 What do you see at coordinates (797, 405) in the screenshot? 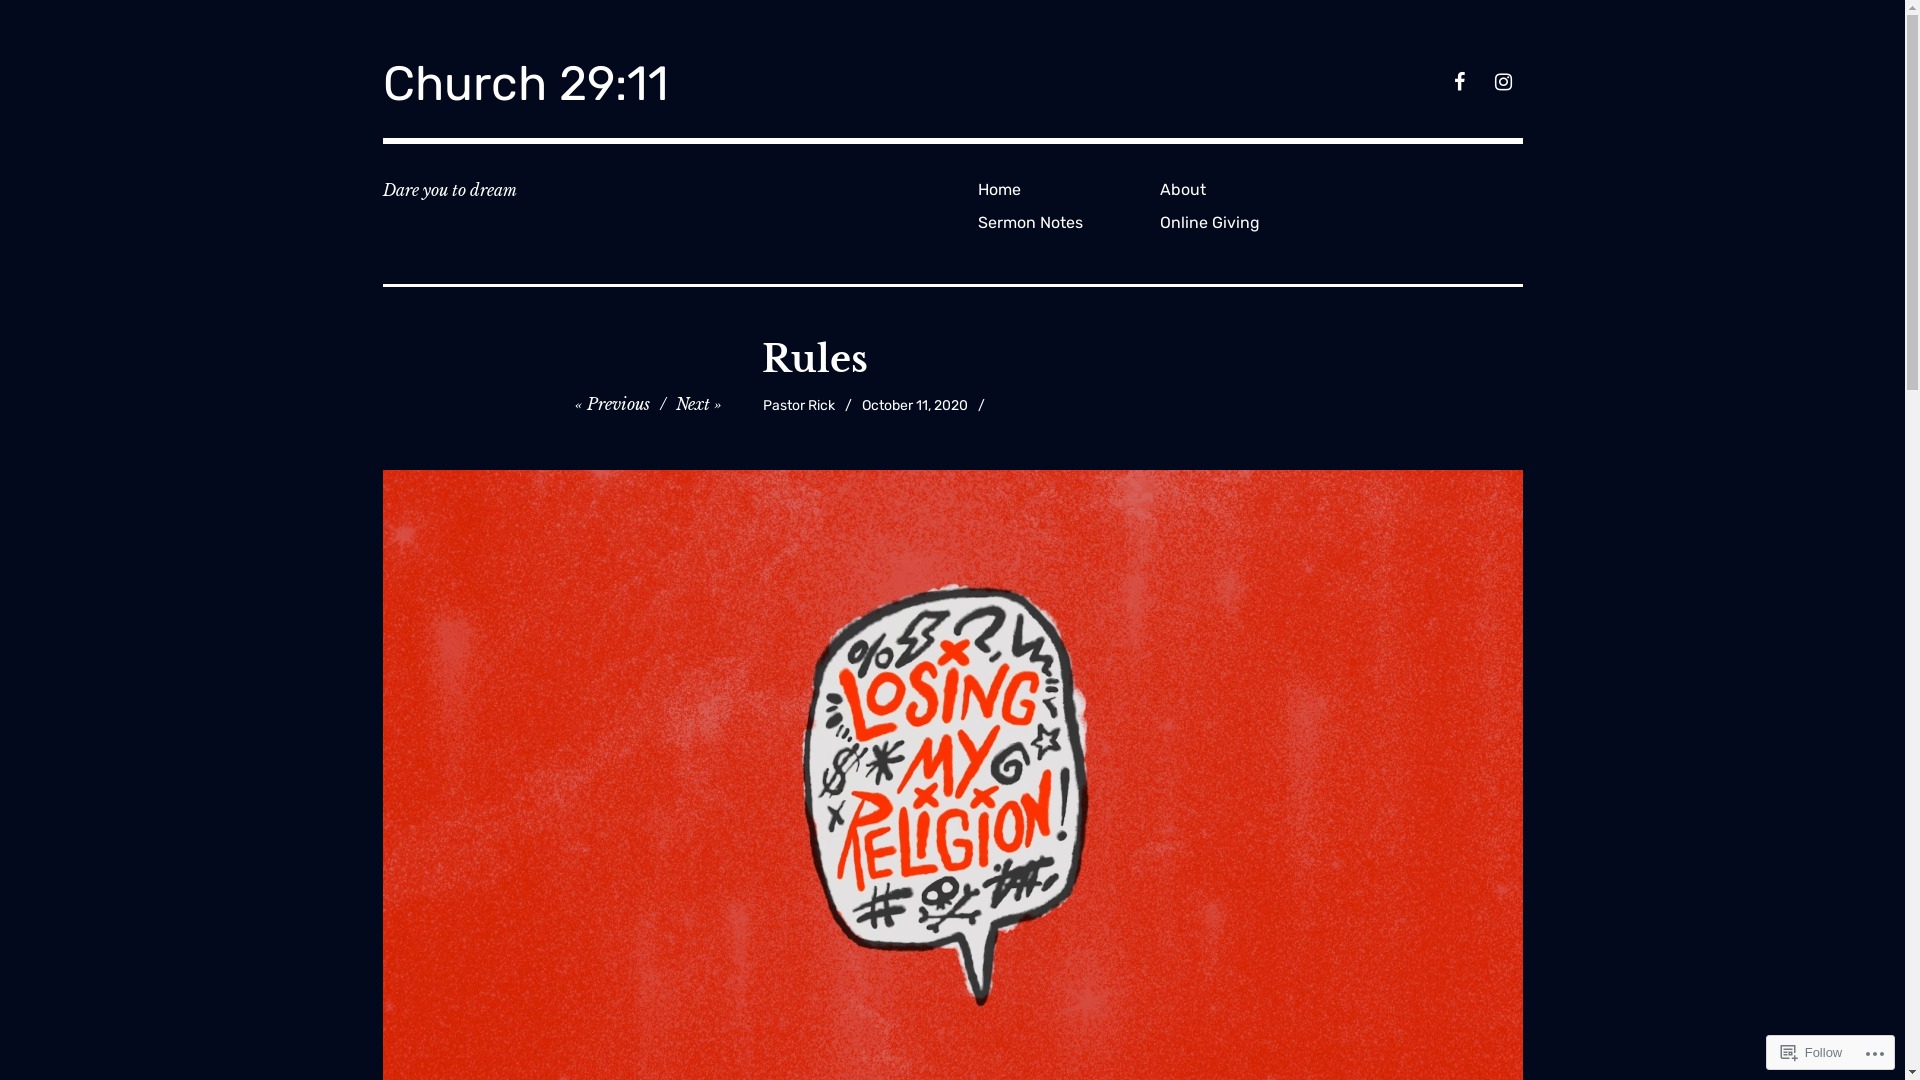
I see `'Pastor Rick'` at bounding box center [797, 405].